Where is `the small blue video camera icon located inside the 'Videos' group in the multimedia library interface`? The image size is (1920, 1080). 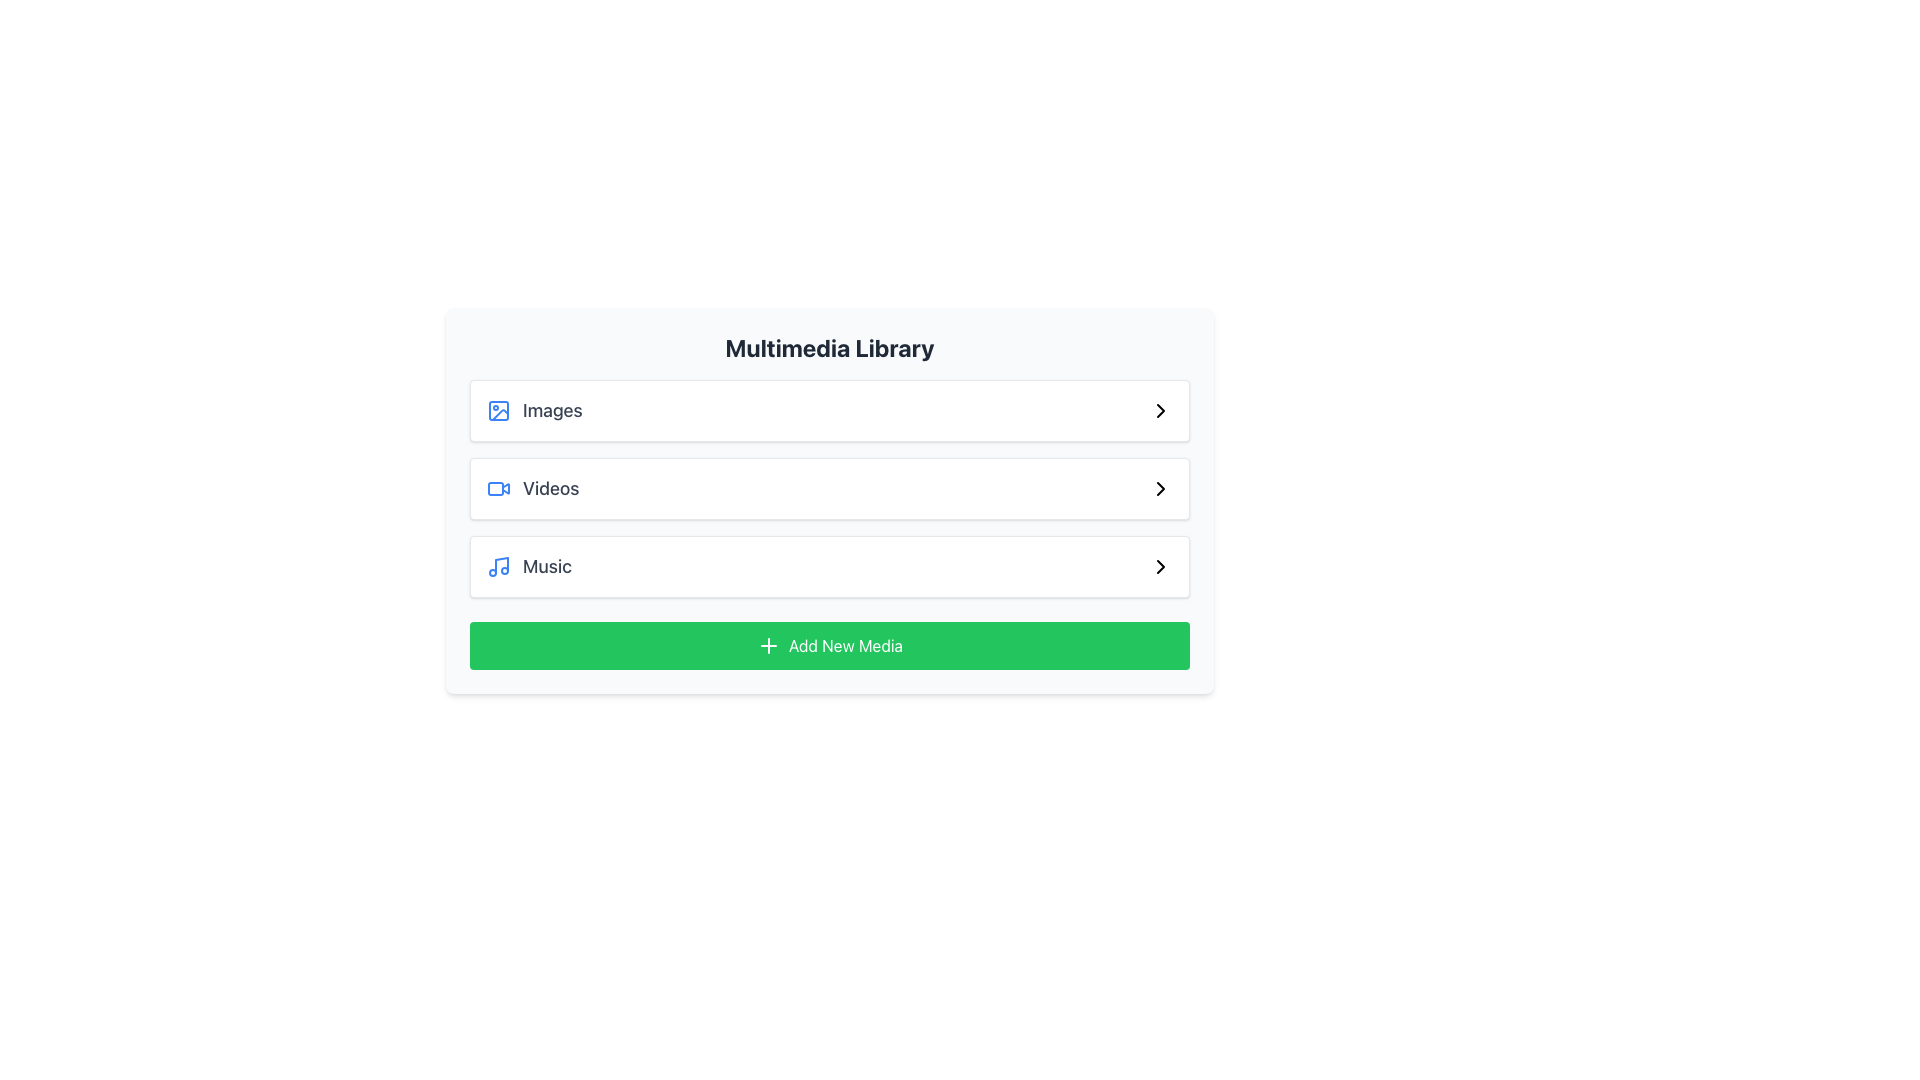 the small blue video camera icon located inside the 'Videos' group in the multimedia library interface is located at coordinates (499, 489).